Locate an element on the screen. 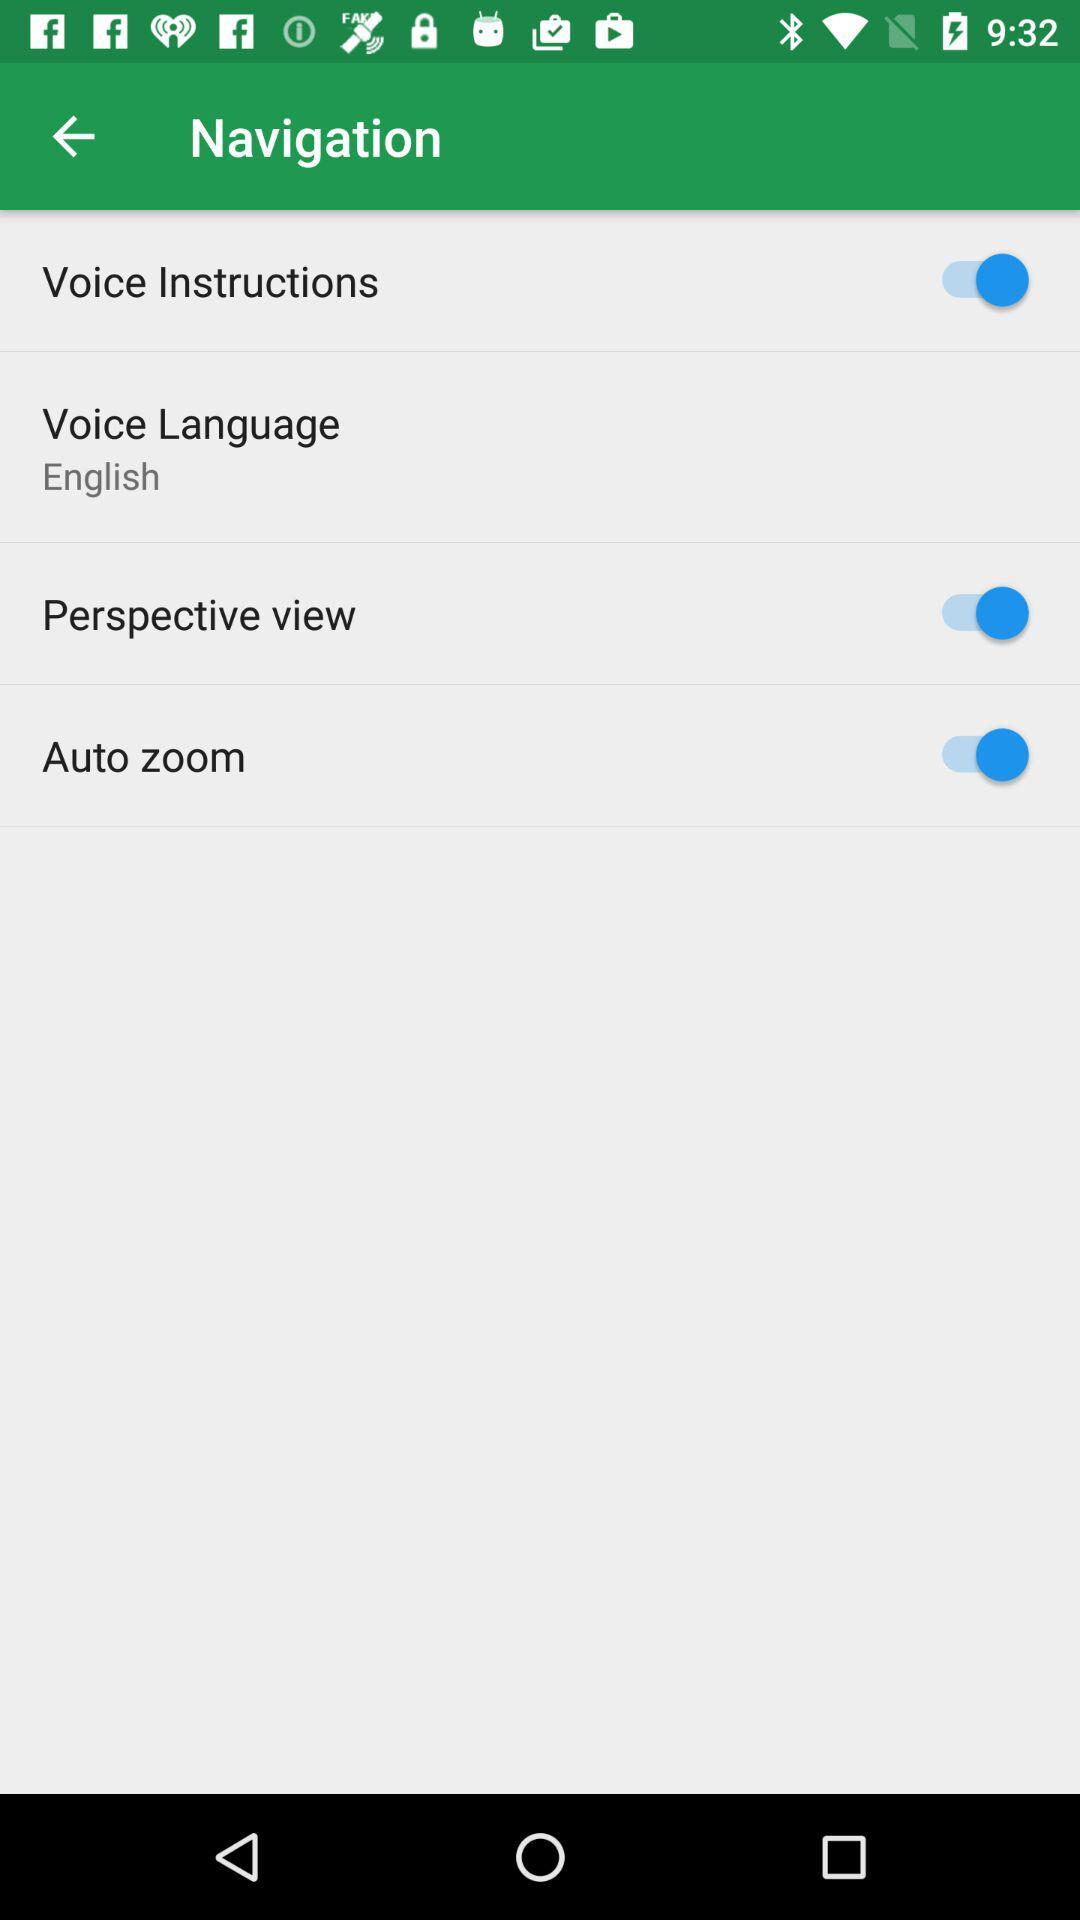 Image resolution: width=1080 pixels, height=1920 pixels. item below the voice instructions item is located at coordinates (191, 421).